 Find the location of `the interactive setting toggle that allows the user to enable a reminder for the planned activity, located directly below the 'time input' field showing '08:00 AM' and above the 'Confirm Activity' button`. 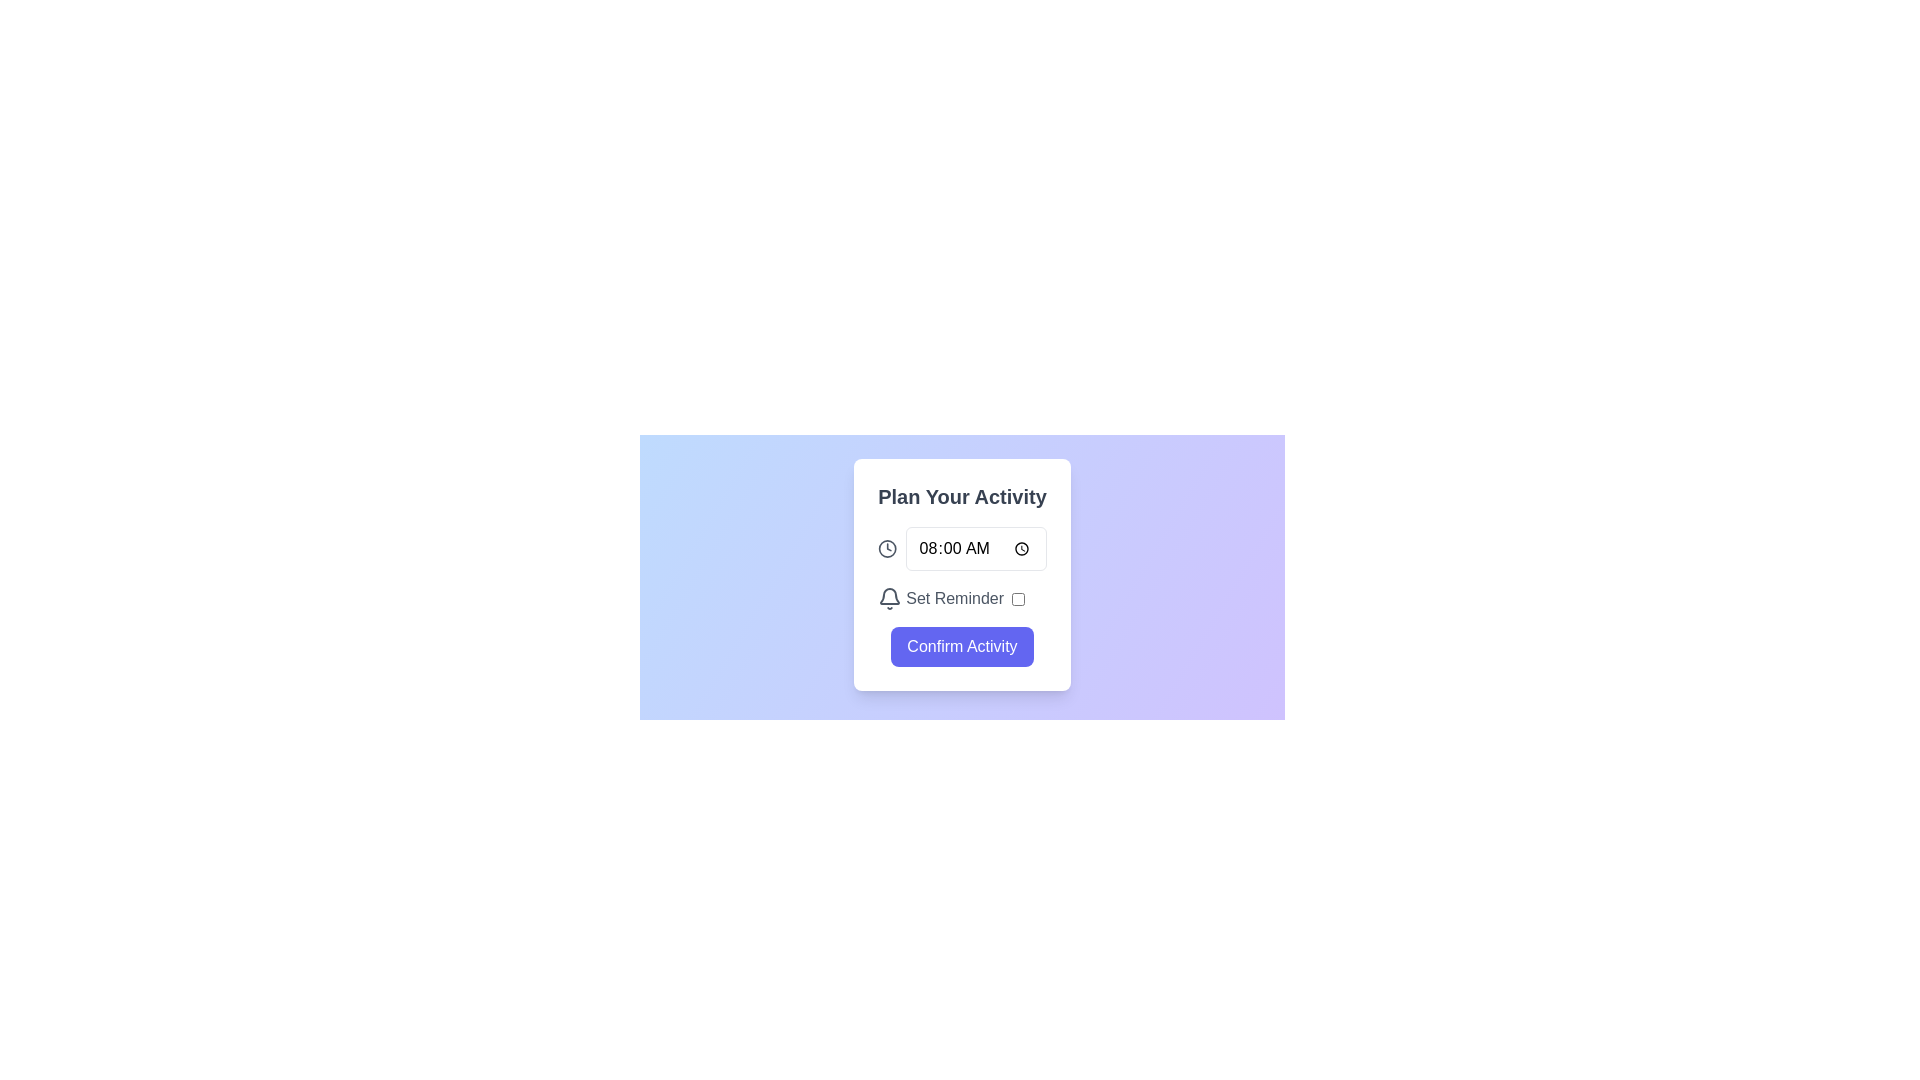

the interactive setting toggle that allows the user to enable a reminder for the planned activity, located directly below the 'time input' field showing '08:00 AM' and above the 'Confirm Activity' button is located at coordinates (962, 597).